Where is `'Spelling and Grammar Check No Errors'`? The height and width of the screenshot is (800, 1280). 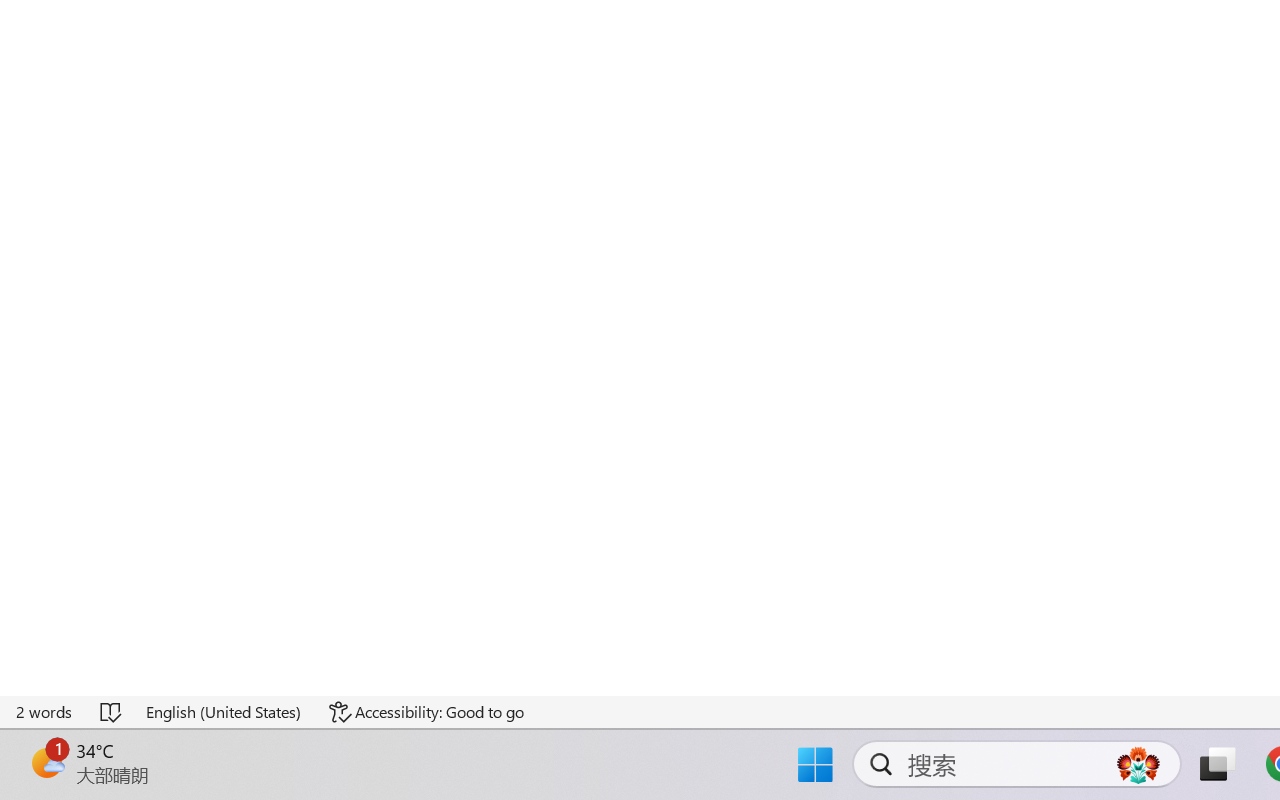 'Spelling and Grammar Check No Errors' is located at coordinates (111, 711).